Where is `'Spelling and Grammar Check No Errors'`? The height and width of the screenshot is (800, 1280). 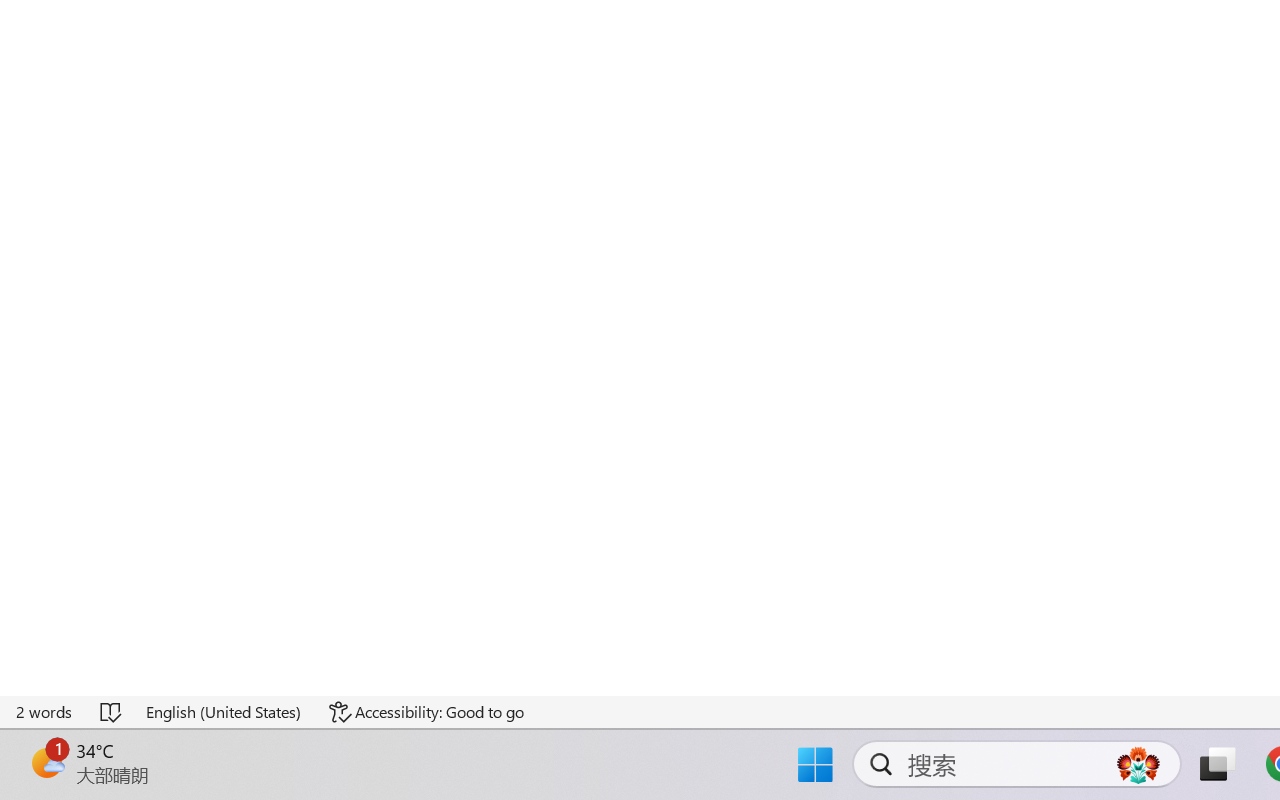 'Spelling and Grammar Check No Errors' is located at coordinates (111, 711).